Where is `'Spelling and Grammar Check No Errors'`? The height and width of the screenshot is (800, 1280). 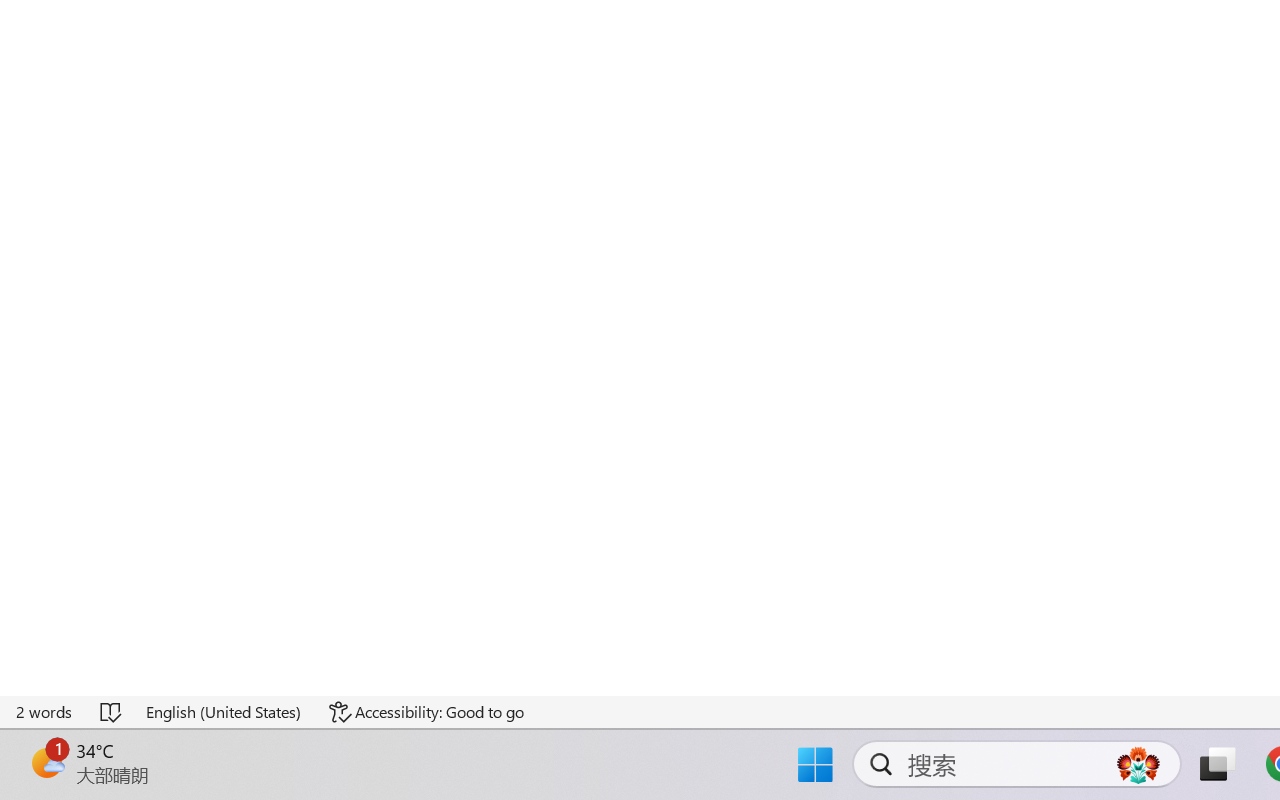 'Spelling and Grammar Check No Errors' is located at coordinates (111, 711).